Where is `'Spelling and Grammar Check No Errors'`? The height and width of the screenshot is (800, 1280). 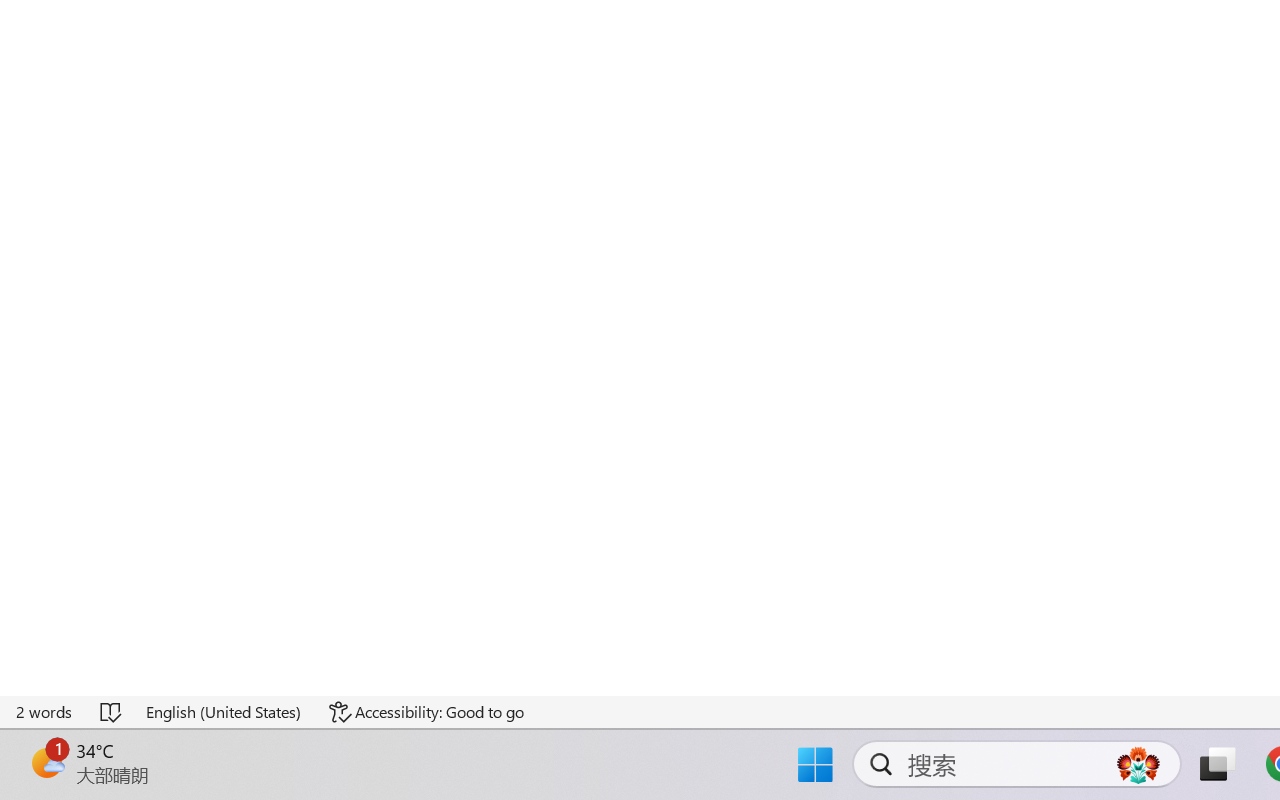 'Spelling and Grammar Check No Errors' is located at coordinates (111, 711).